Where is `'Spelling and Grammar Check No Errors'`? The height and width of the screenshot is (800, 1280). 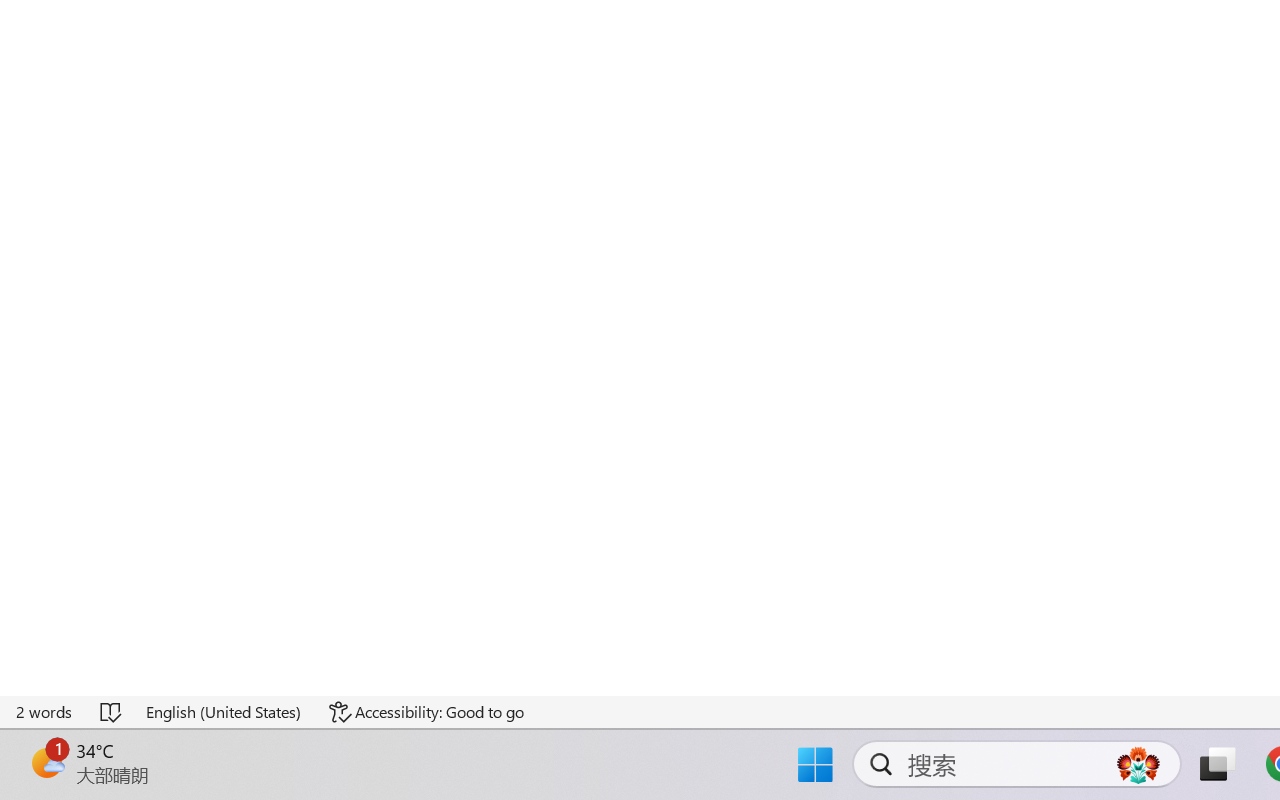 'Spelling and Grammar Check No Errors' is located at coordinates (111, 711).